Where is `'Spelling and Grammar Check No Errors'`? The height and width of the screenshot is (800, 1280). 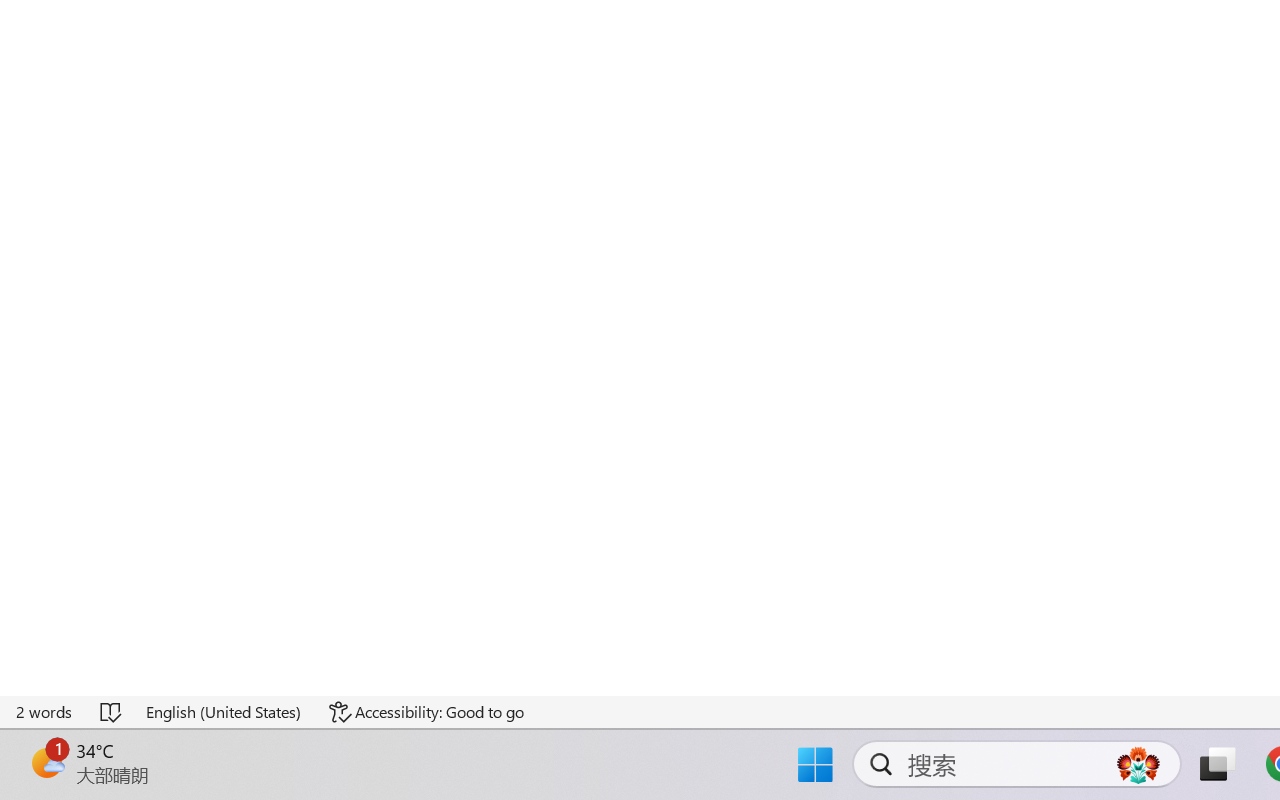 'Spelling and Grammar Check No Errors' is located at coordinates (111, 711).